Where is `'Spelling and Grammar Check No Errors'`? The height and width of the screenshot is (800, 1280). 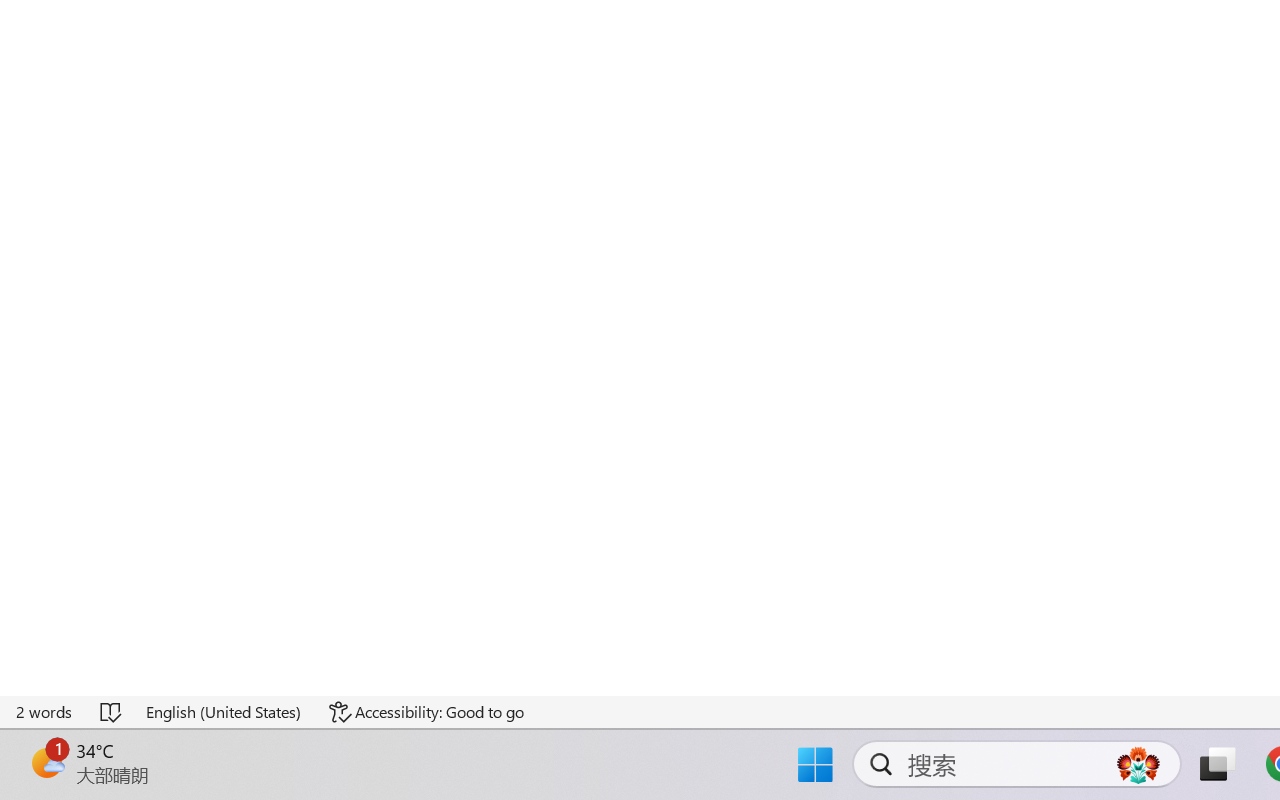 'Spelling and Grammar Check No Errors' is located at coordinates (111, 711).